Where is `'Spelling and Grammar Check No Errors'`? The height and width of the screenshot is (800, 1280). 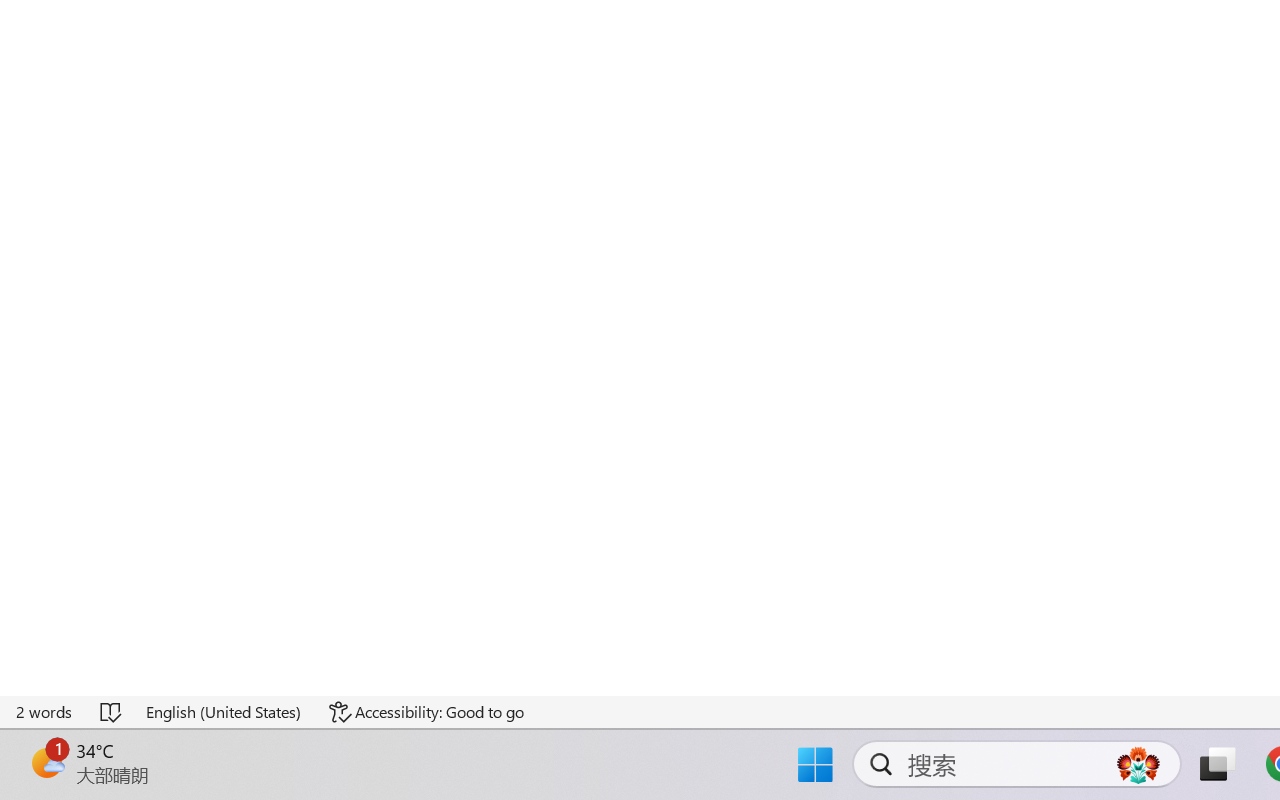 'Spelling and Grammar Check No Errors' is located at coordinates (111, 711).